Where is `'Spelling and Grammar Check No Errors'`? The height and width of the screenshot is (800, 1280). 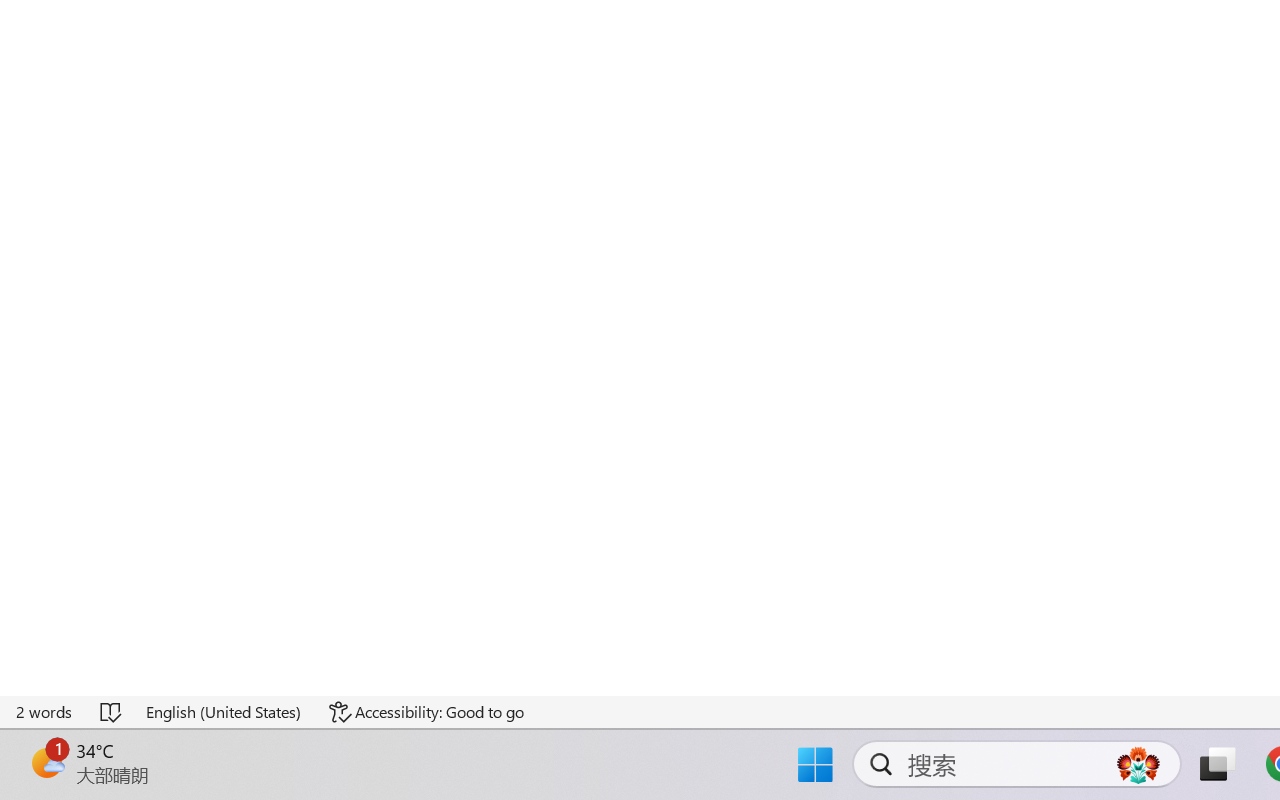 'Spelling and Grammar Check No Errors' is located at coordinates (111, 711).